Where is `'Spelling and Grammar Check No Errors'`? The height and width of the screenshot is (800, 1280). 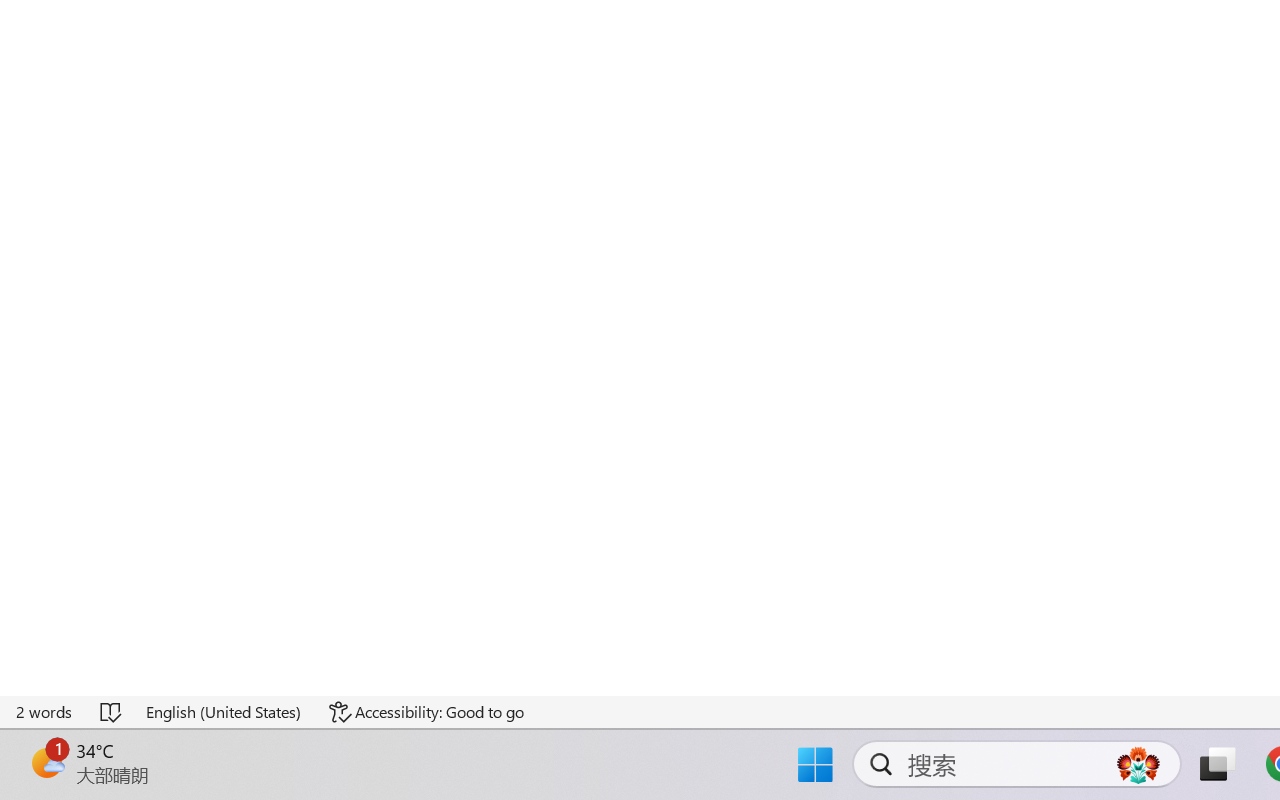 'Spelling and Grammar Check No Errors' is located at coordinates (111, 711).